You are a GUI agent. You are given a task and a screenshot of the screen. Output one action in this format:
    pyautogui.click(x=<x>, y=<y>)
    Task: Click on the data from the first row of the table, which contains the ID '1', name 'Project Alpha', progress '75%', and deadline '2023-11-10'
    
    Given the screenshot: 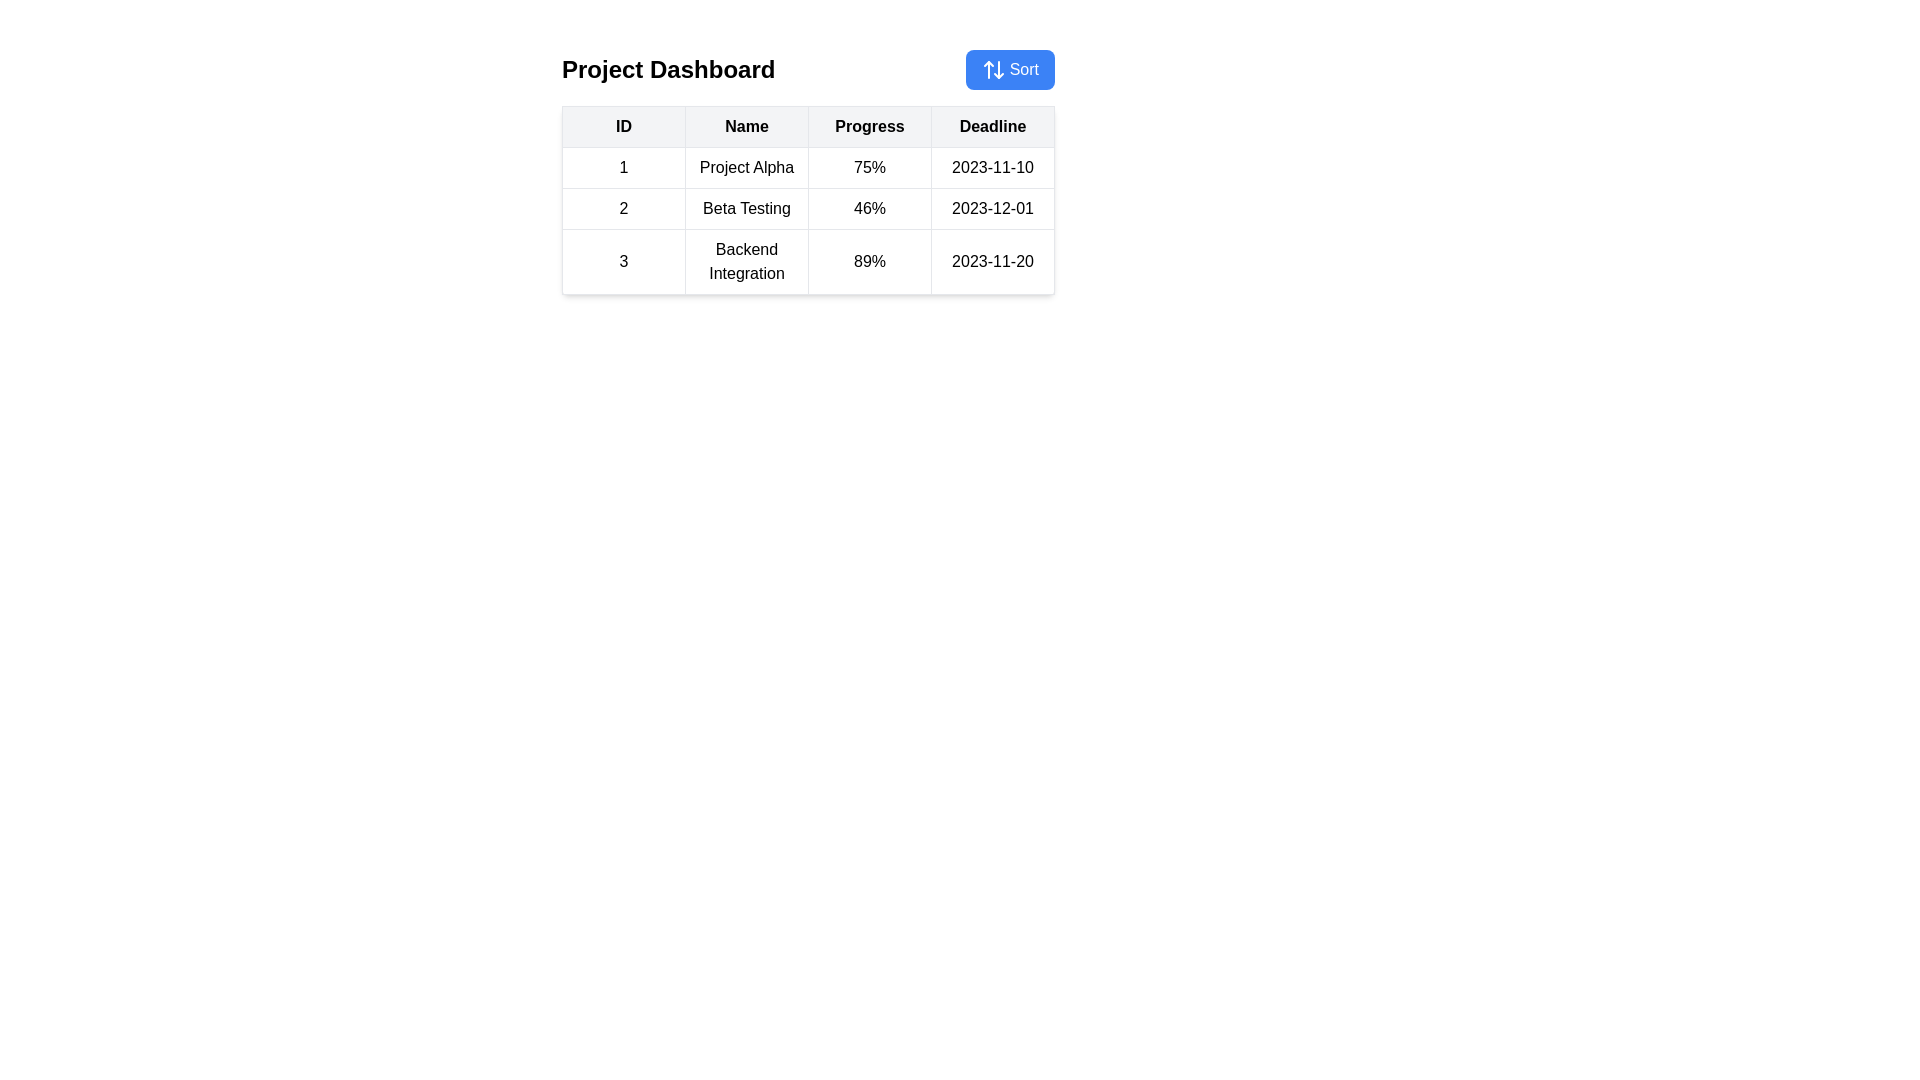 What is the action you would take?
    pyautogui.click(x=808, y=167)
    